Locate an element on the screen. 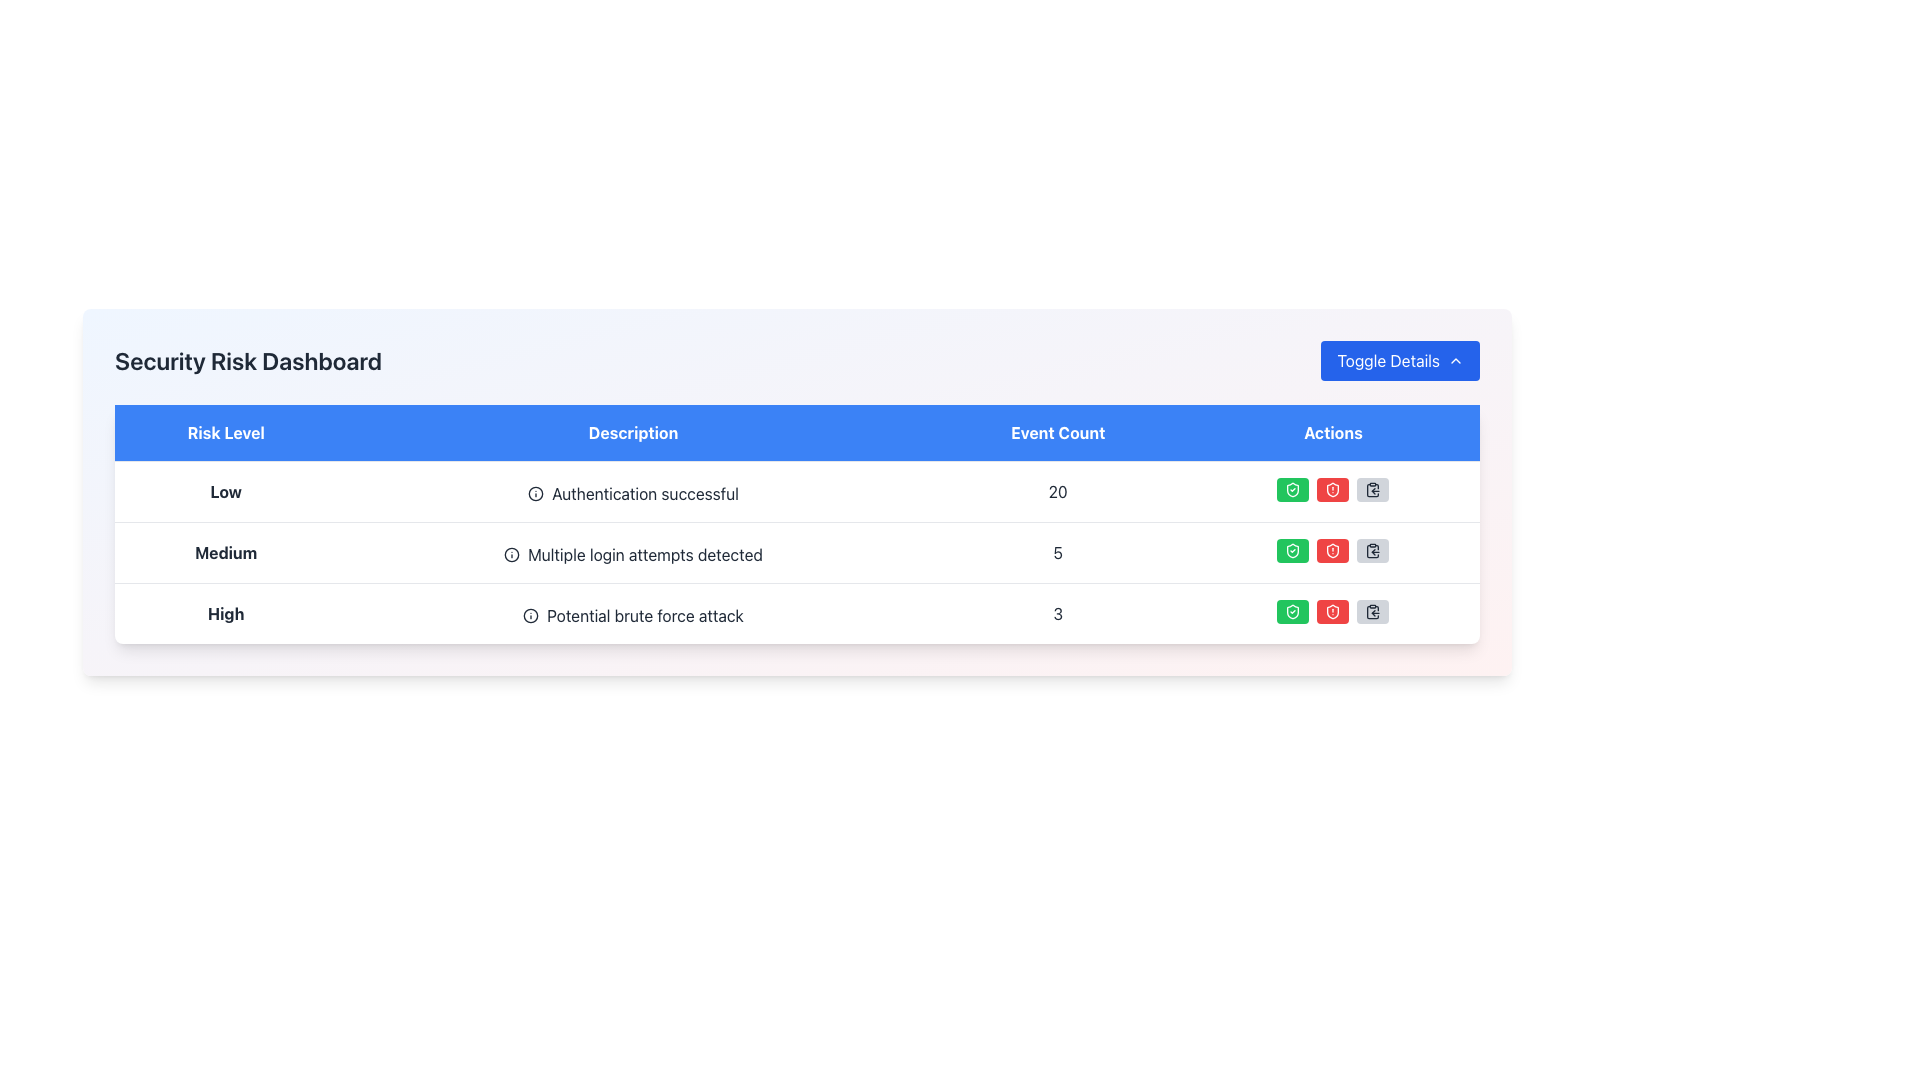 The height and width of the screenshot is (1080, 1920). the stylized green shield icon with a tick inside, located in the 'Actions' column of the 'Risk Level' table row labeled 'High' is located at coordinates (1293, 611).